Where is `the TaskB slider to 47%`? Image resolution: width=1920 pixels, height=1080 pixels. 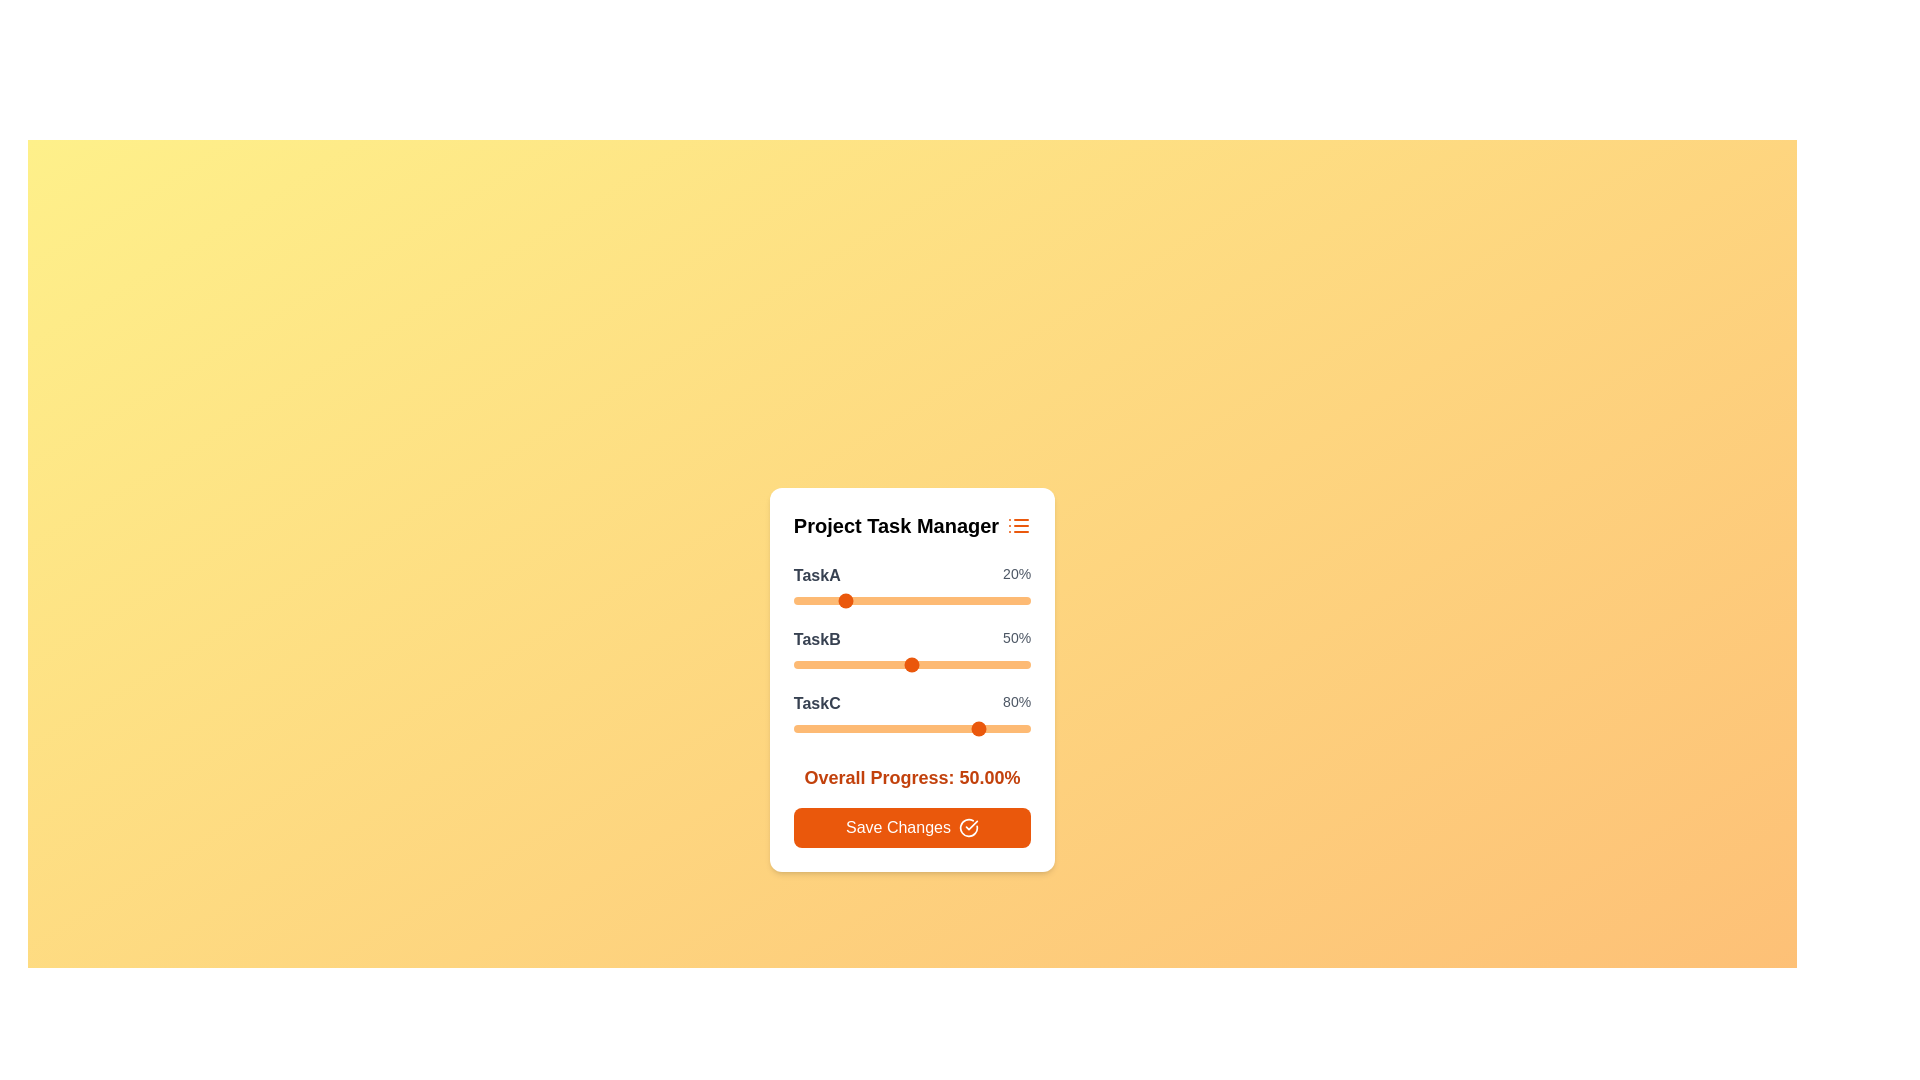 the TaskB slider to 47% is located at coordinates (904, 664).